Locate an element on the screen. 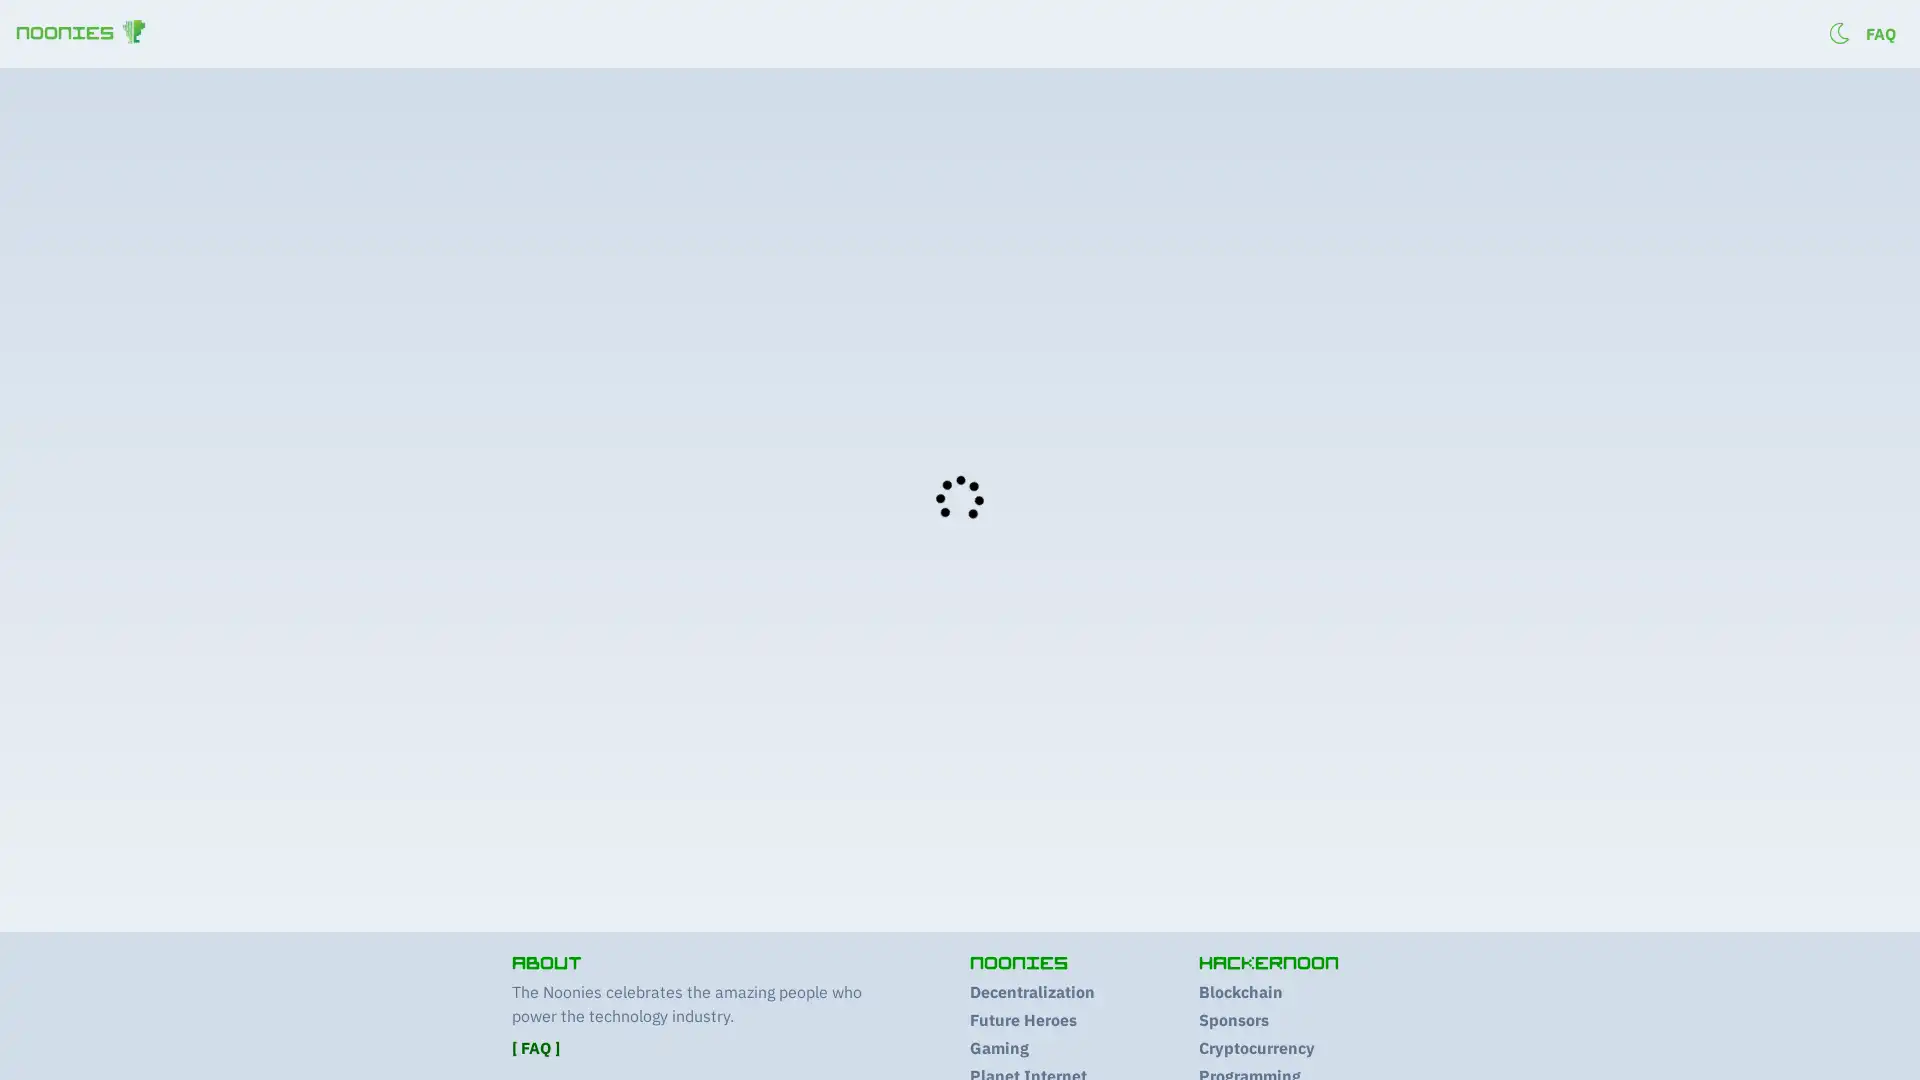 The width and height of the screenshot is (1920, 1080). Log in is located at coordinates (1870, 35).